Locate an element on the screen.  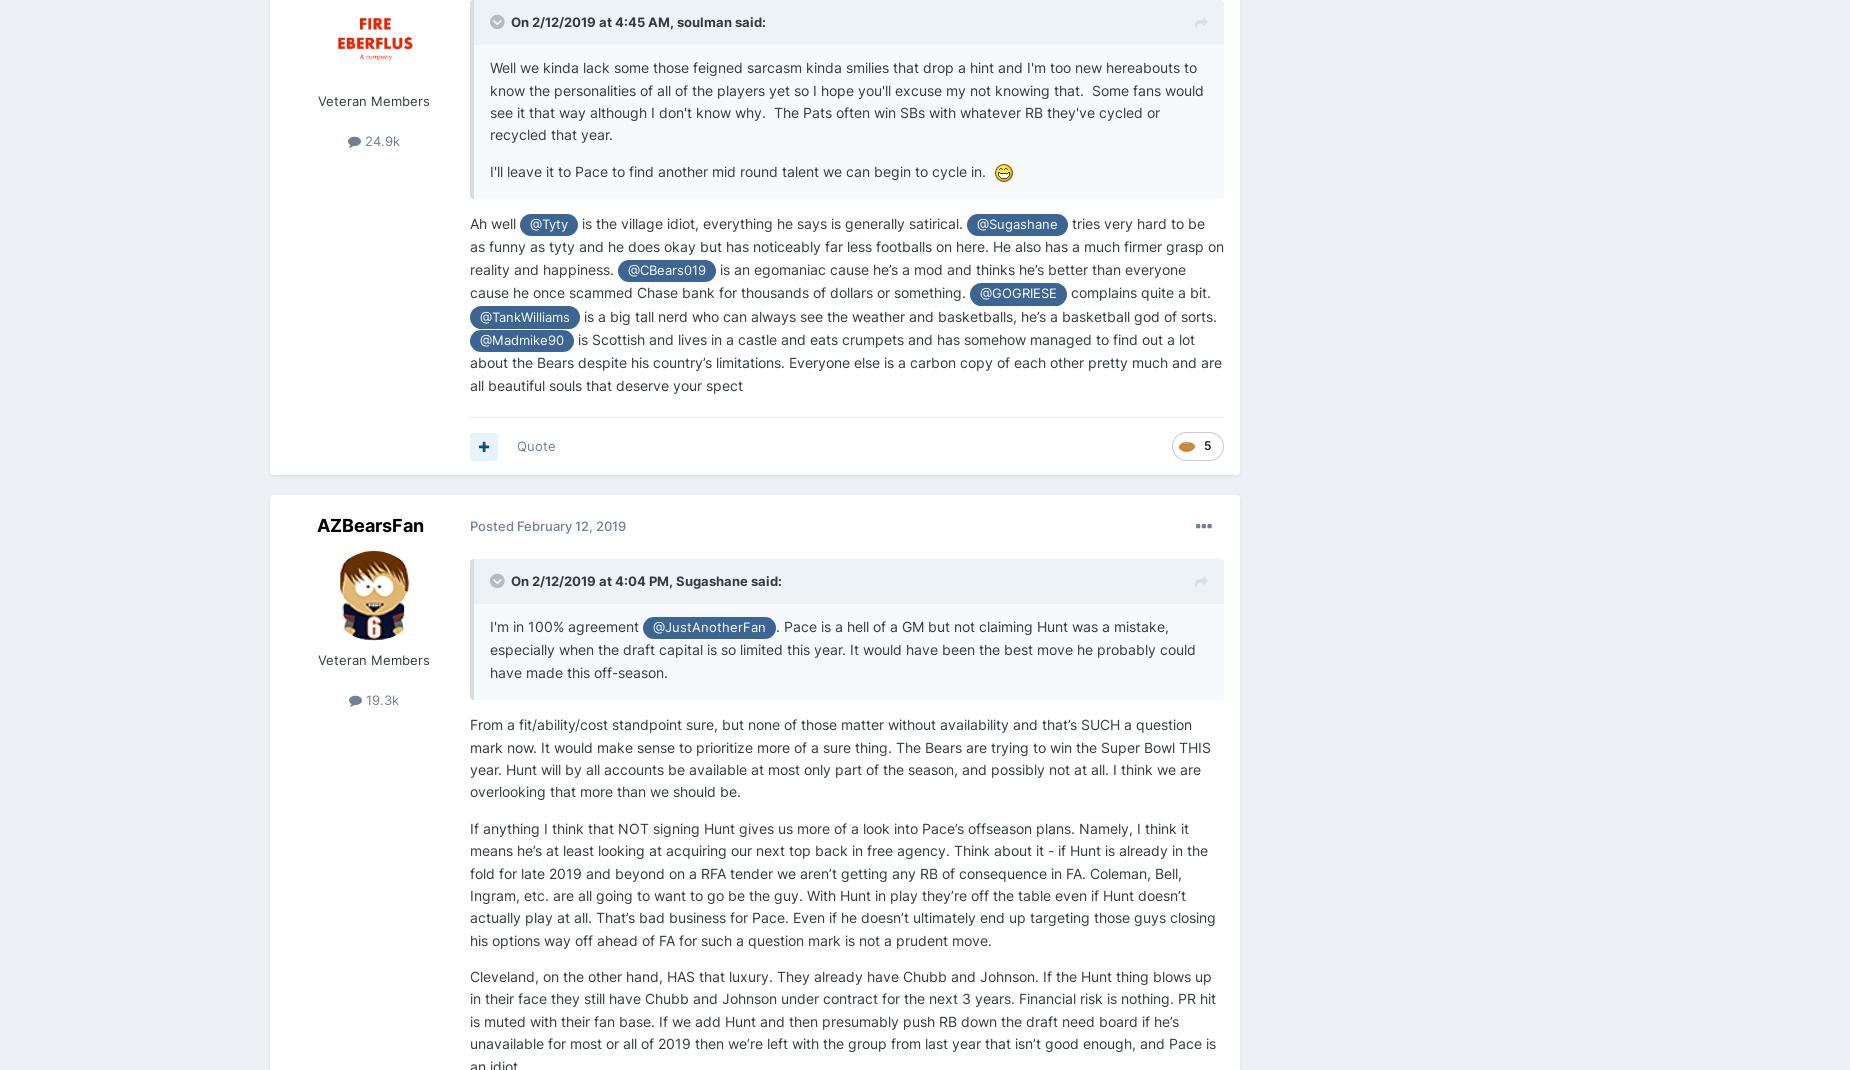
'@TankWilliams' is located at coordinates (525, 316).